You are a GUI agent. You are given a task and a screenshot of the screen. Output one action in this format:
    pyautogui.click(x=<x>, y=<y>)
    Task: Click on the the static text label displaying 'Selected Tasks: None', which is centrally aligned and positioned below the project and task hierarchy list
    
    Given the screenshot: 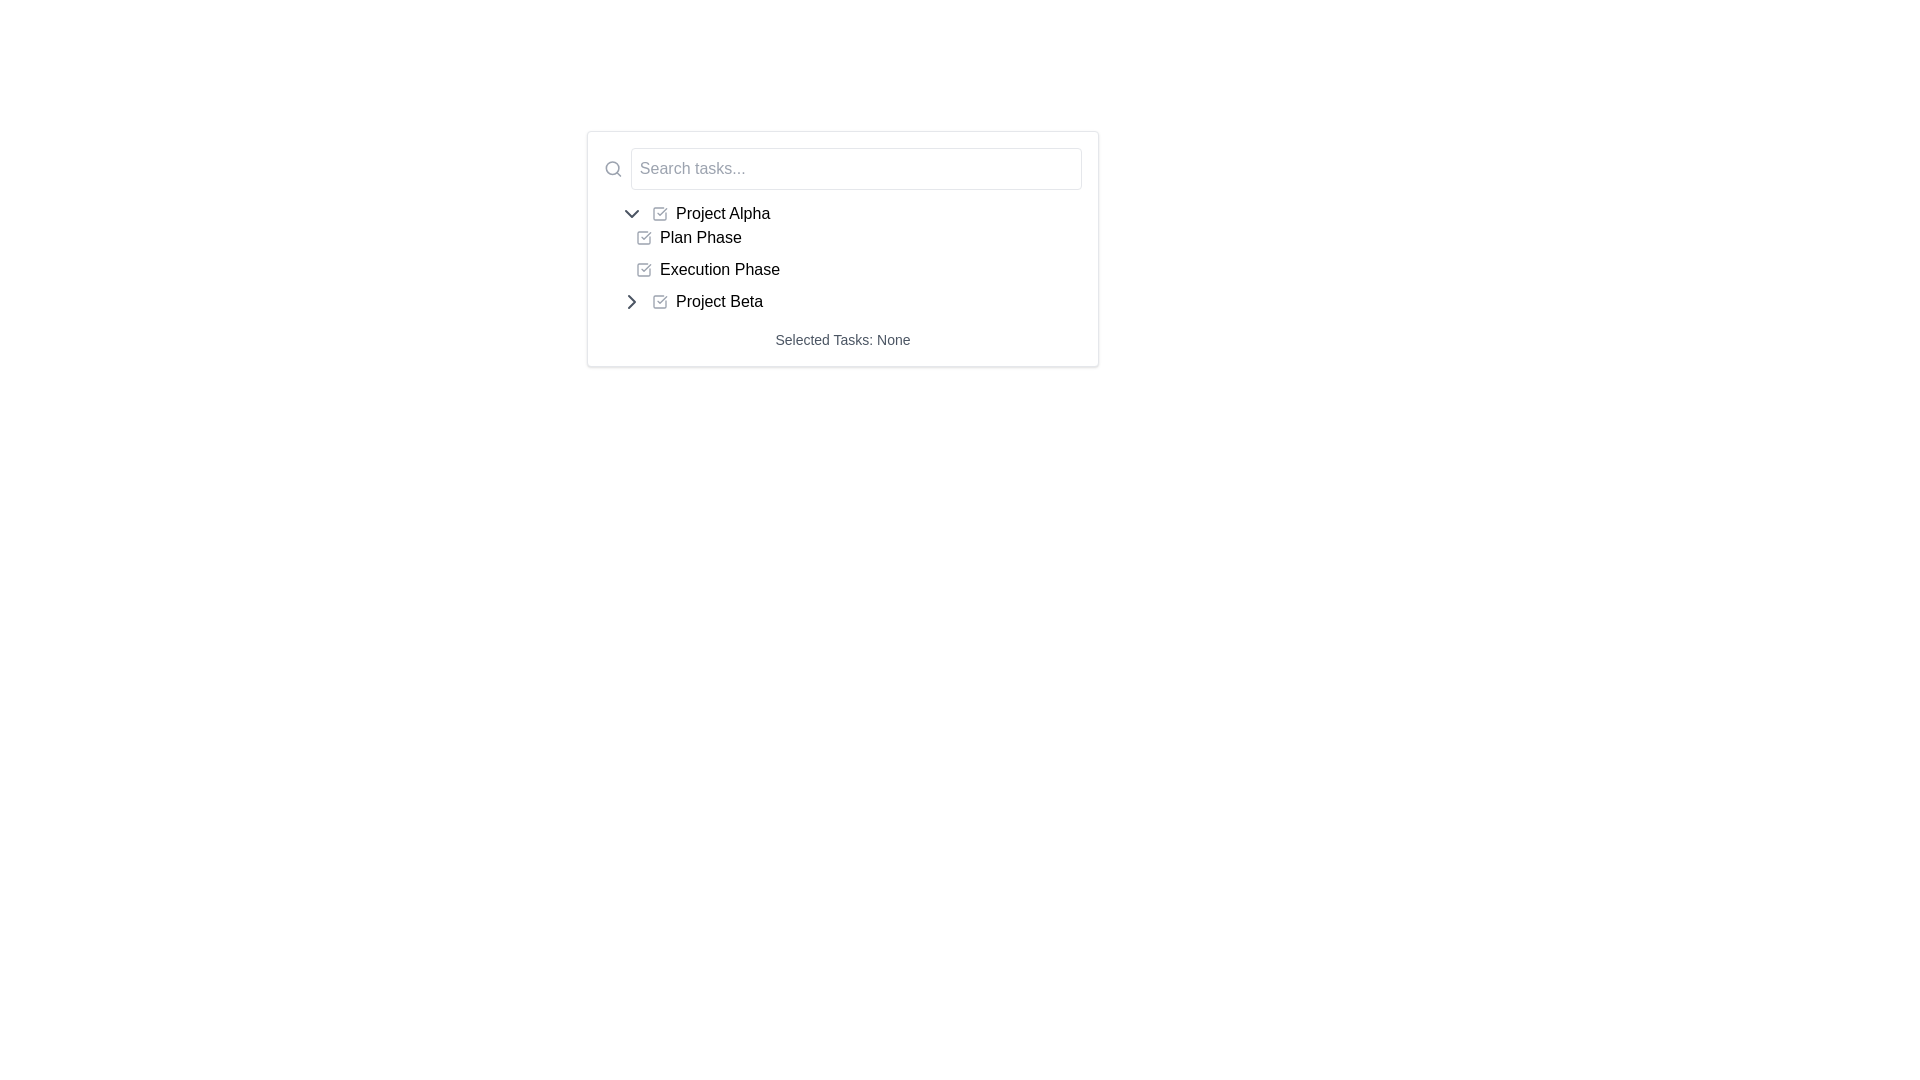 What is the action you would take?
    pyautogui.click(x=843, y=338)
    